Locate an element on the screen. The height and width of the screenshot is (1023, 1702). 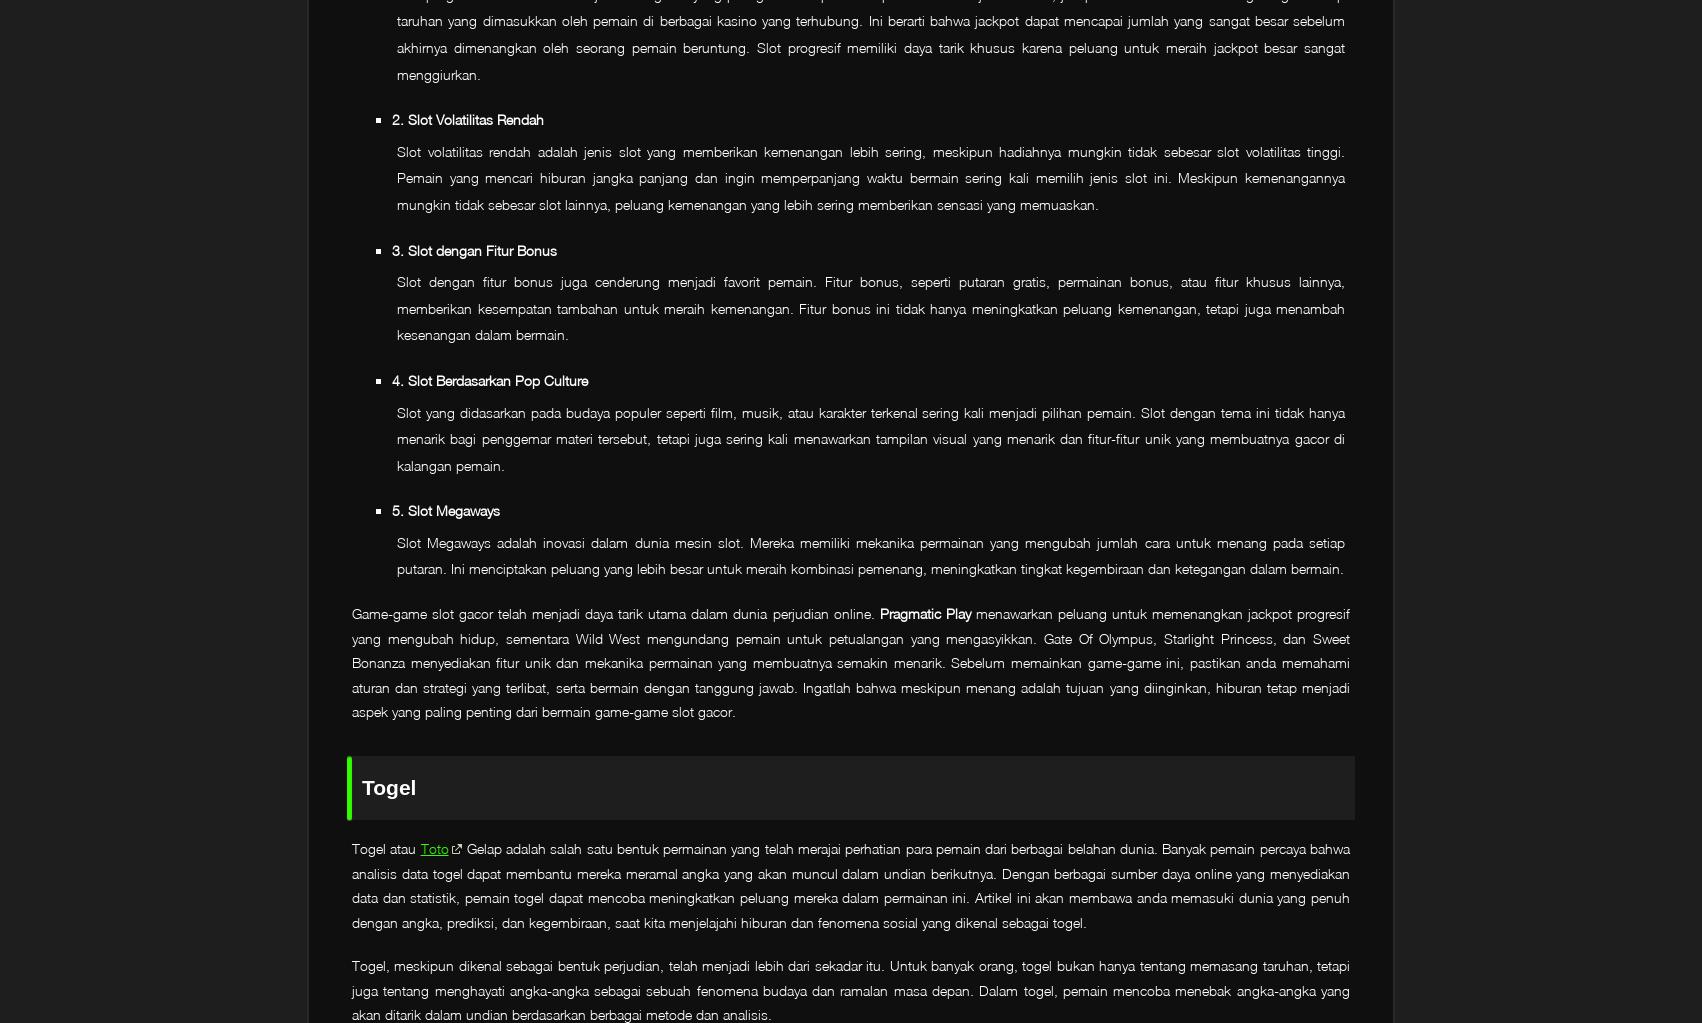
'4. Slot Berdasarkan Pop Culture' is located at coordinates (391, 378).